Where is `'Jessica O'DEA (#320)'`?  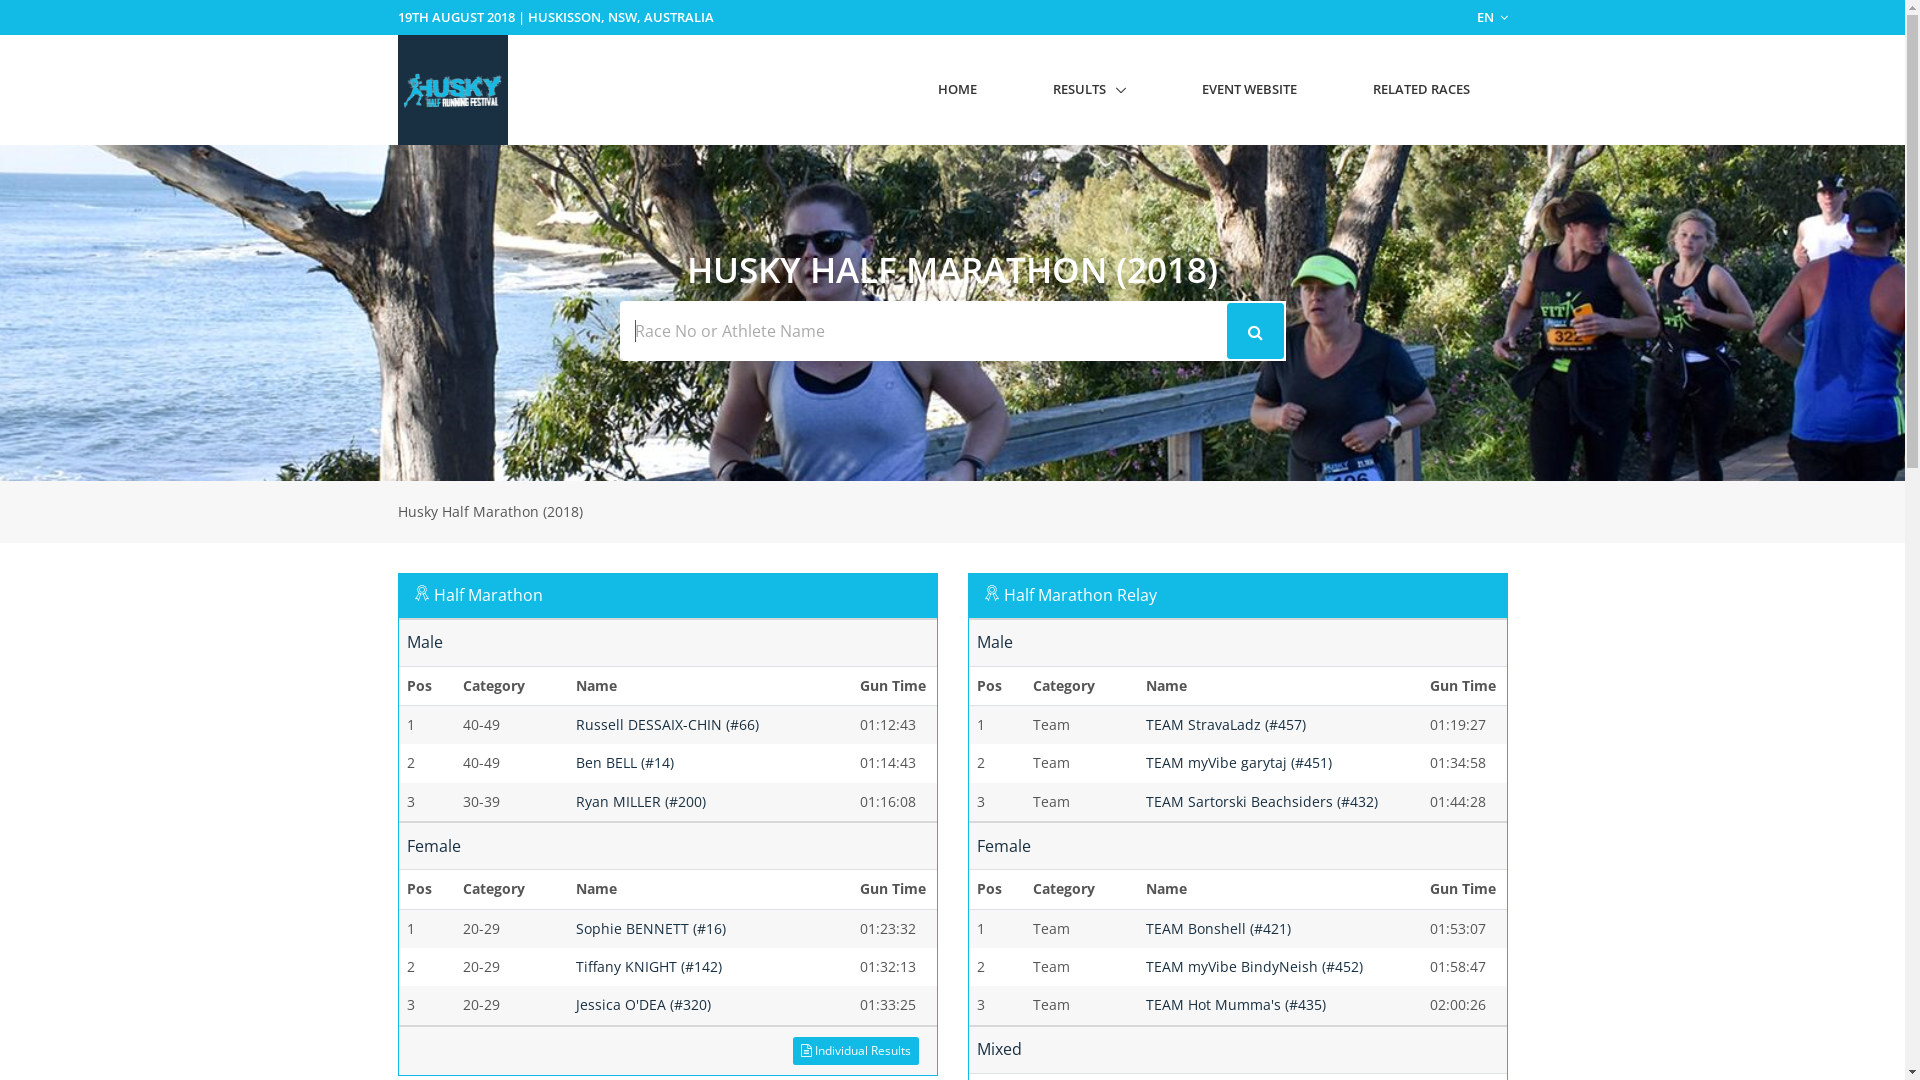 'Jessica O'DEA (#320)' is located at coordinates (643, 1004).